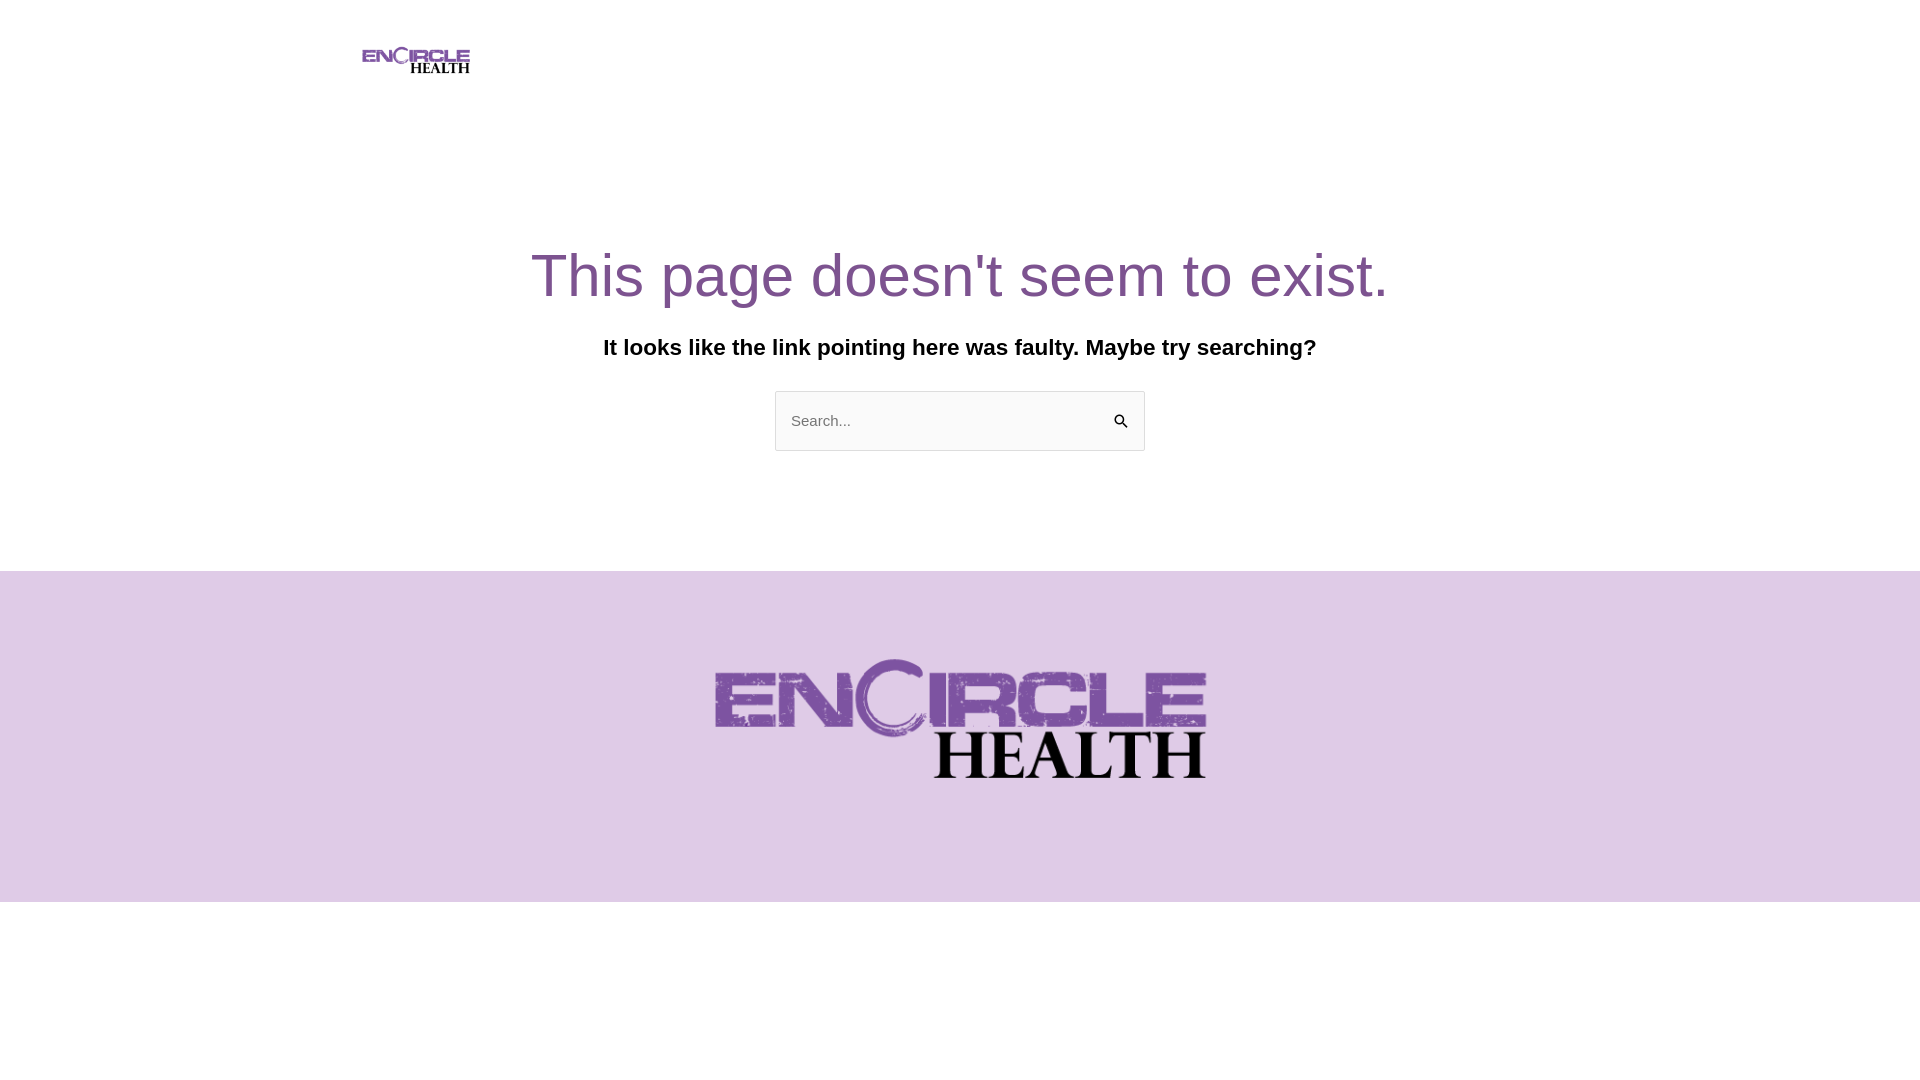 This screenshot has width=1920, height=1080. What do you see at coordinates (1122, 410) in the screenshot?
I see `'Search'` at bounding box center [1122, 410].